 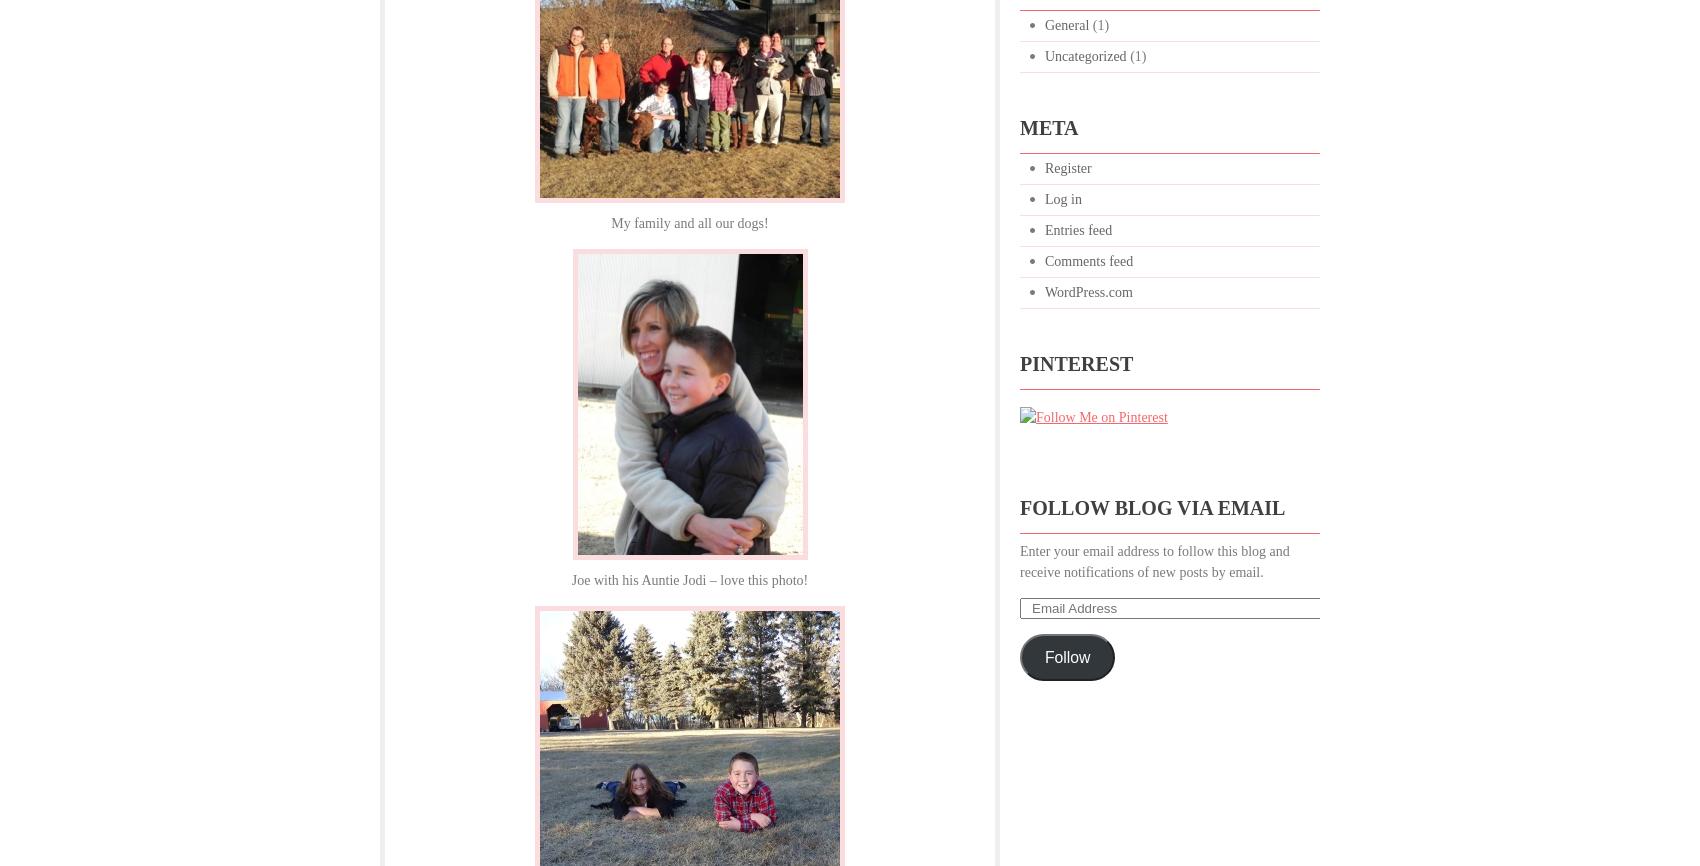 What do you see at coordinates (1078, 229) in the screenshot?
I see `'Entries feed'` at bounding box center [1078, 229].